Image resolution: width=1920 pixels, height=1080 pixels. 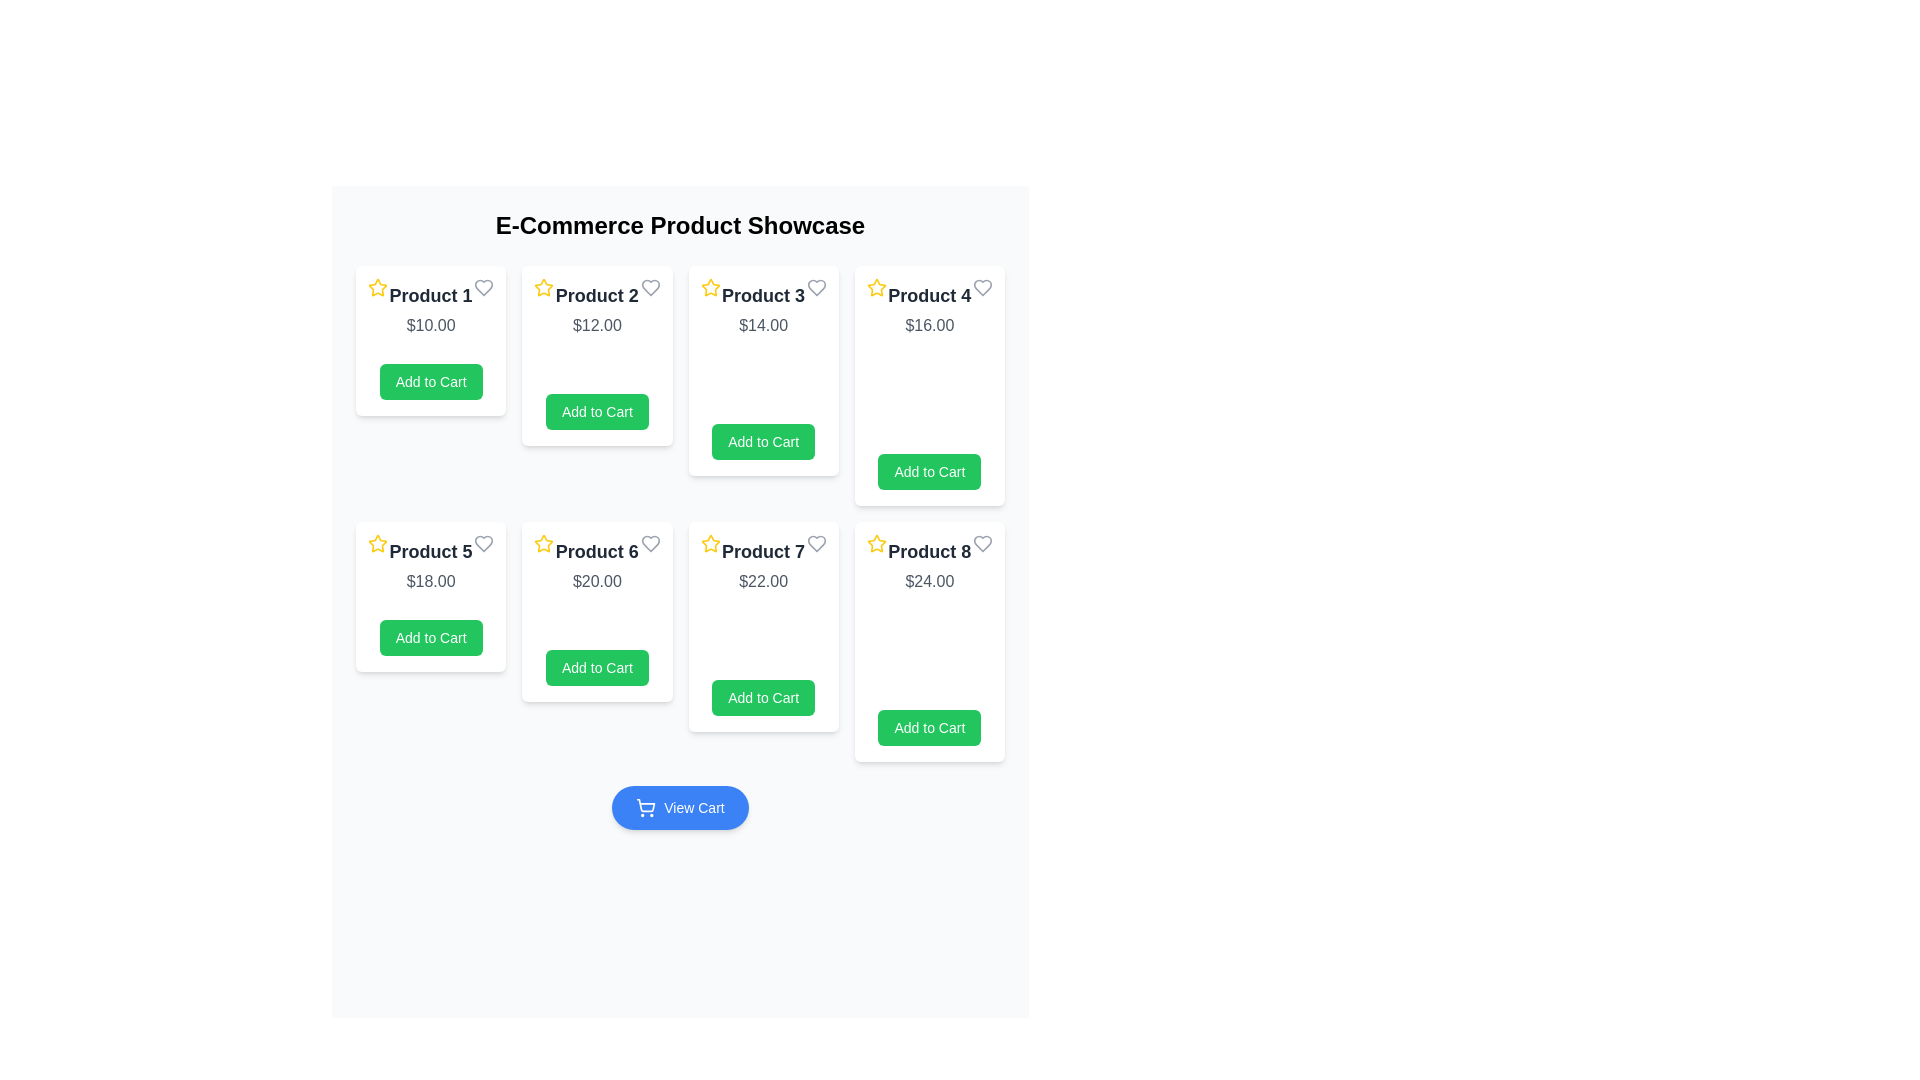 What do you see at coordinates (430, 296) in the screenshot?
I see `the 'Product 1' text label` at bounding box center [430, 296].